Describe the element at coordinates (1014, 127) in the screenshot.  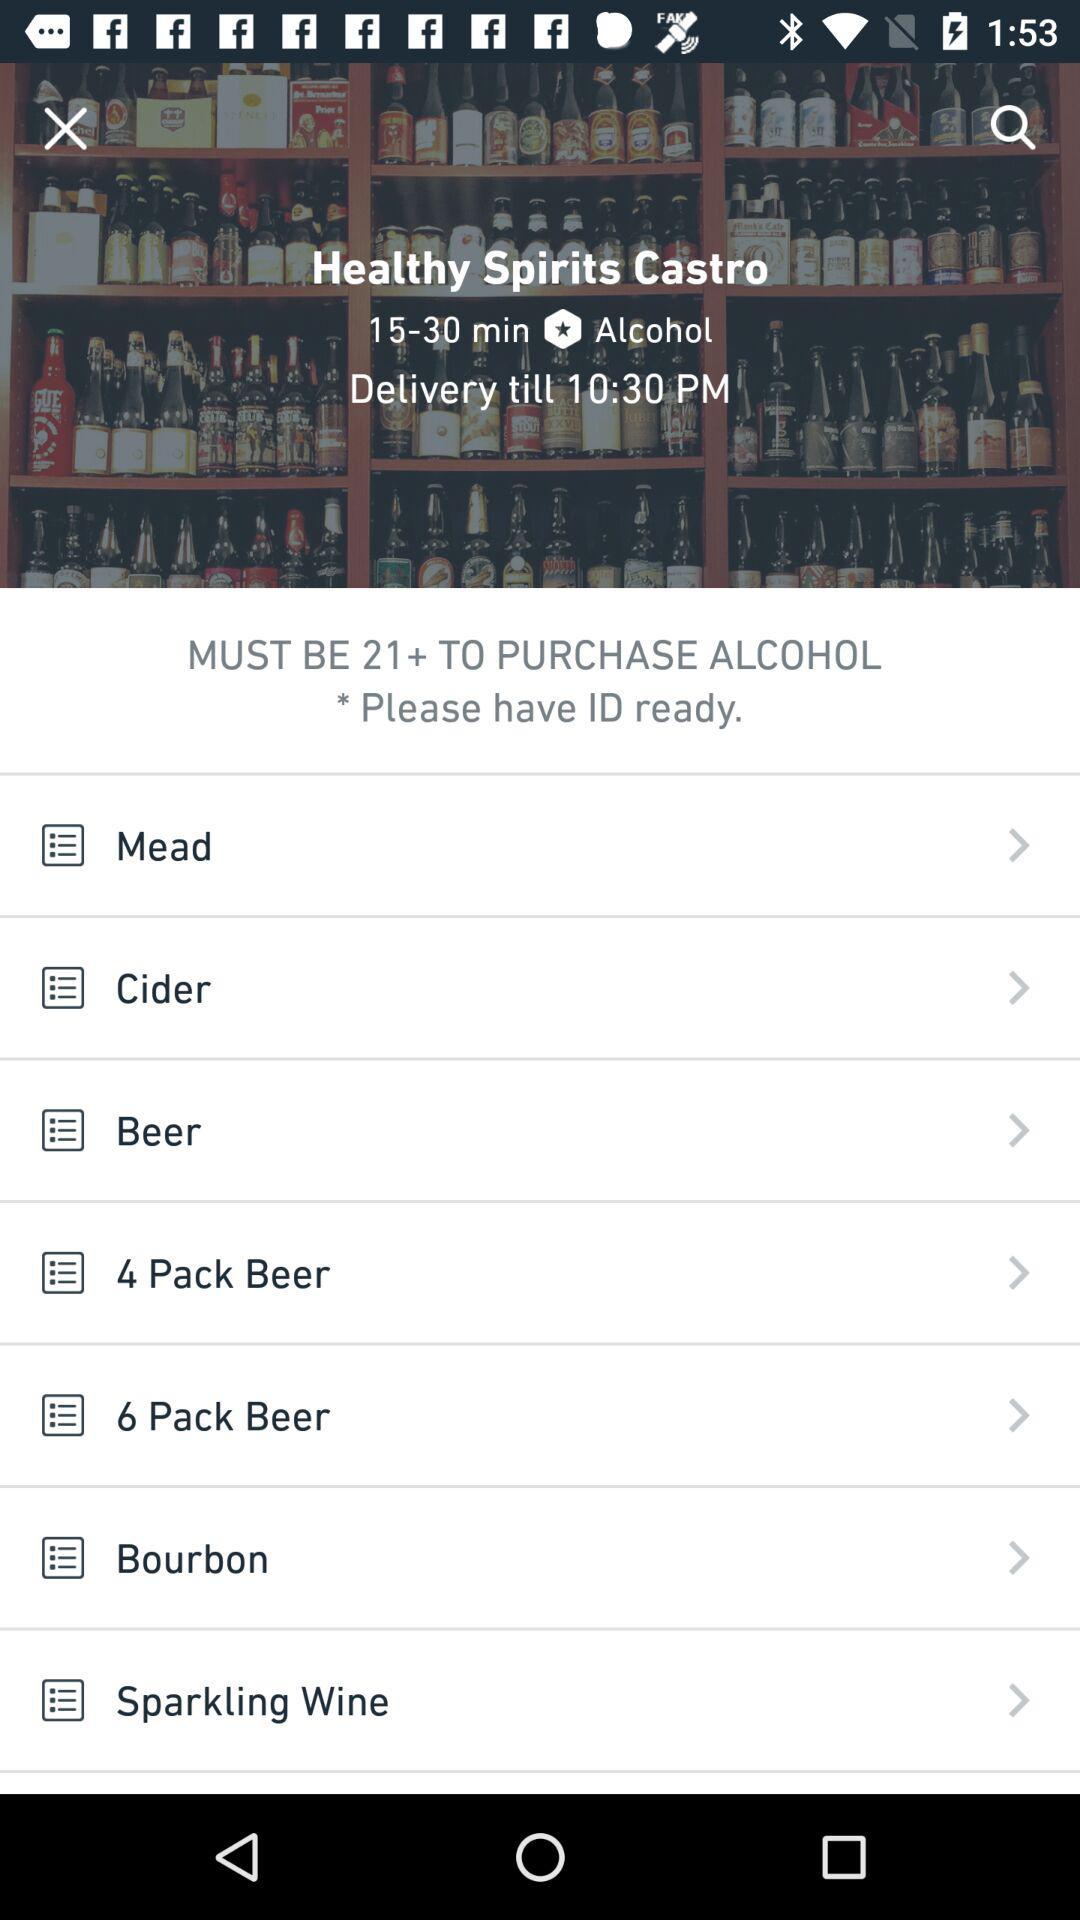
I see `click on search option` at that location.